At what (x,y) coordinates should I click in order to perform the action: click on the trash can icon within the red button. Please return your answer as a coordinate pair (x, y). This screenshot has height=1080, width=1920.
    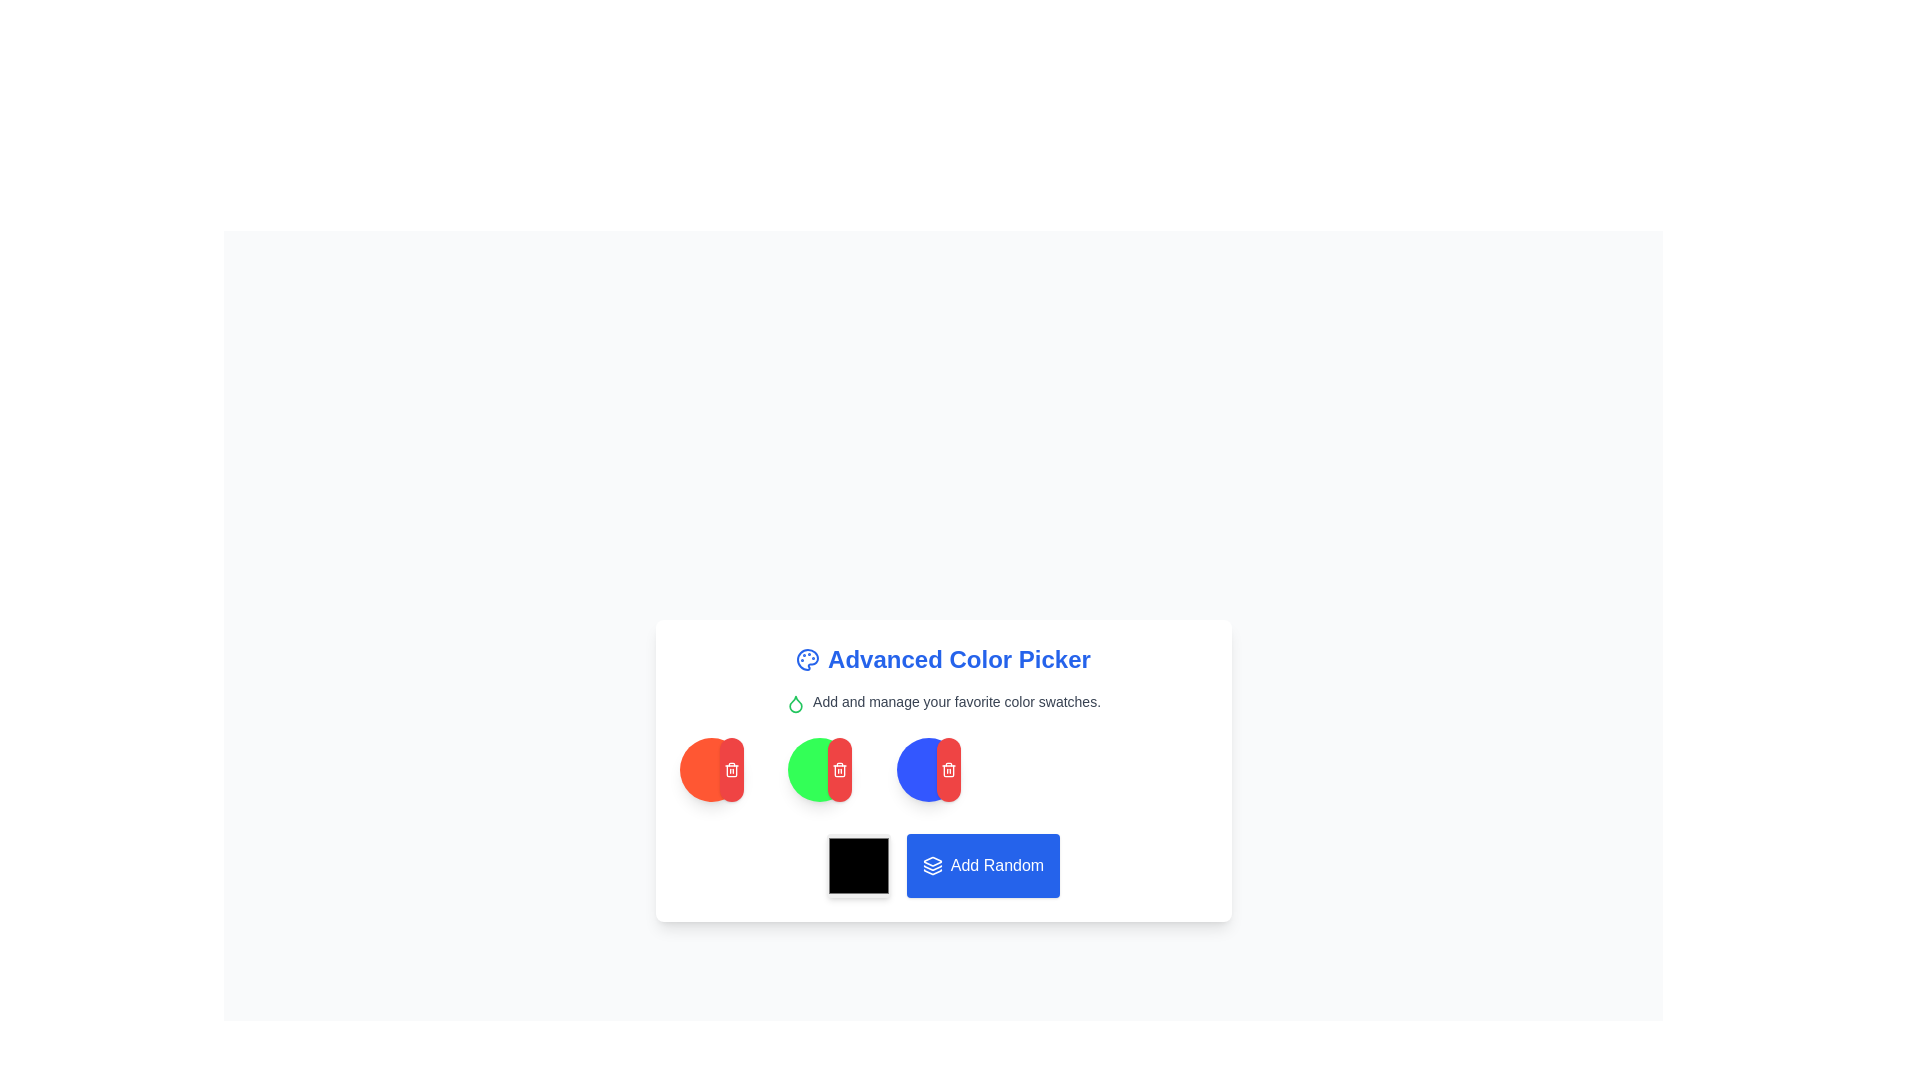
    Looking at the image, I should click on (948, 770).